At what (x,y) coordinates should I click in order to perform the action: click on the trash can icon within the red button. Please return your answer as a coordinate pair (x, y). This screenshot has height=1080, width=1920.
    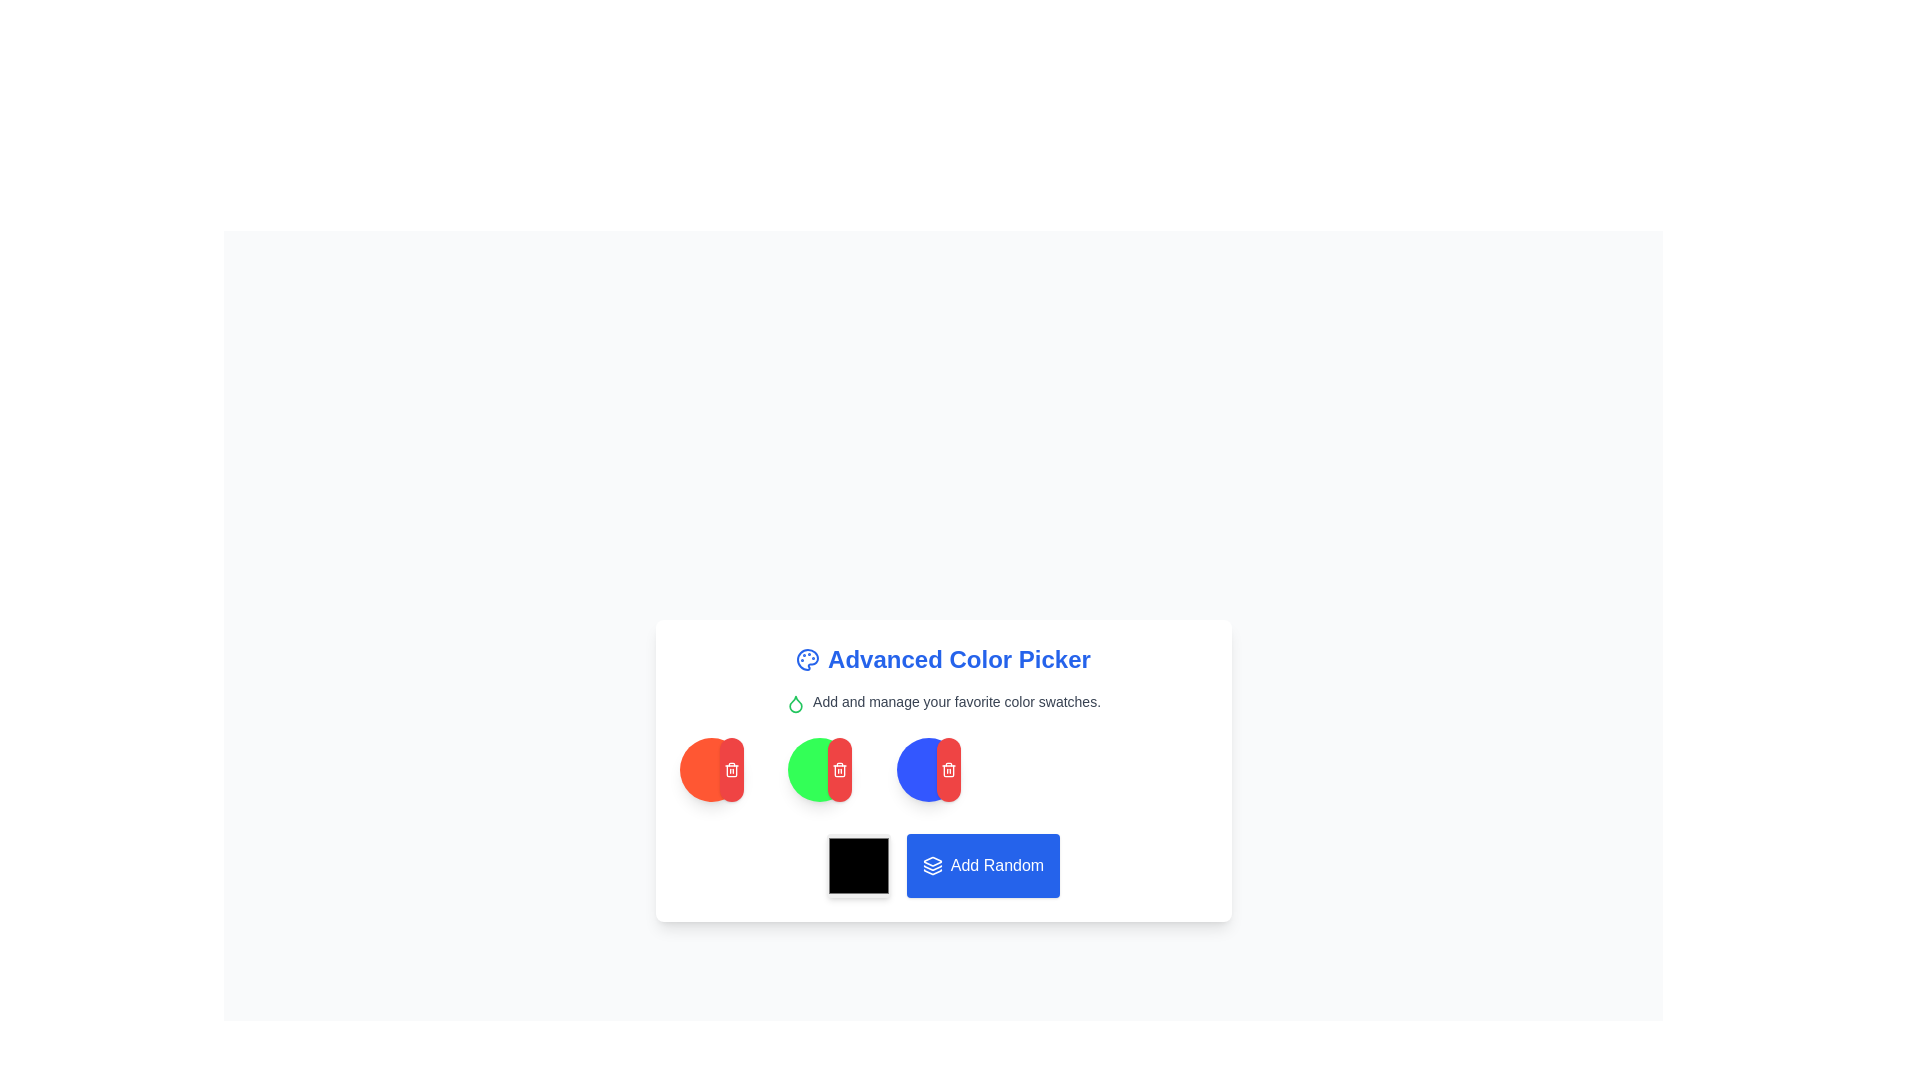
    Looking at the image, I should click on (948, 770).